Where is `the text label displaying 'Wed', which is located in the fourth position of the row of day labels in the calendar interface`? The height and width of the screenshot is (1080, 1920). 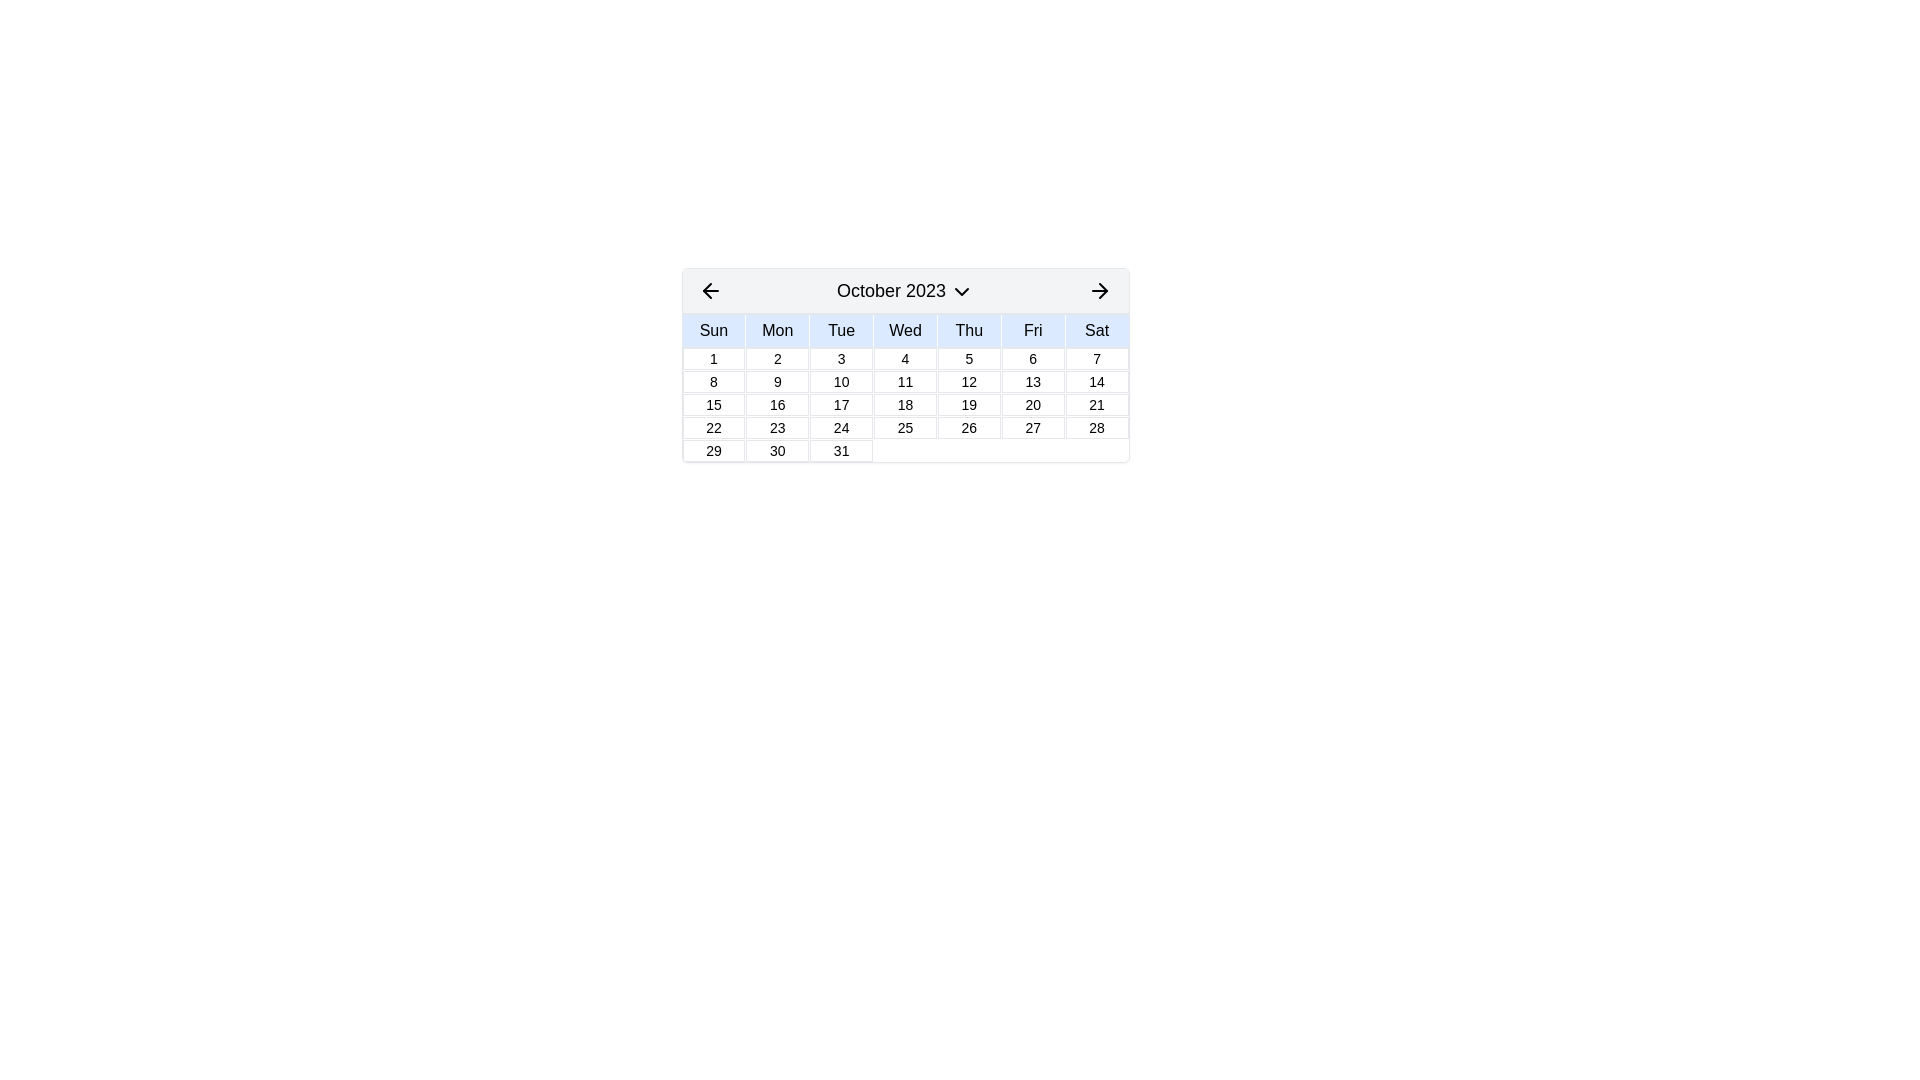 the text label displaying 'Wed', which is located in the fourth position of the row of day labels in the calendar interface is located at coordinates (904, 330).